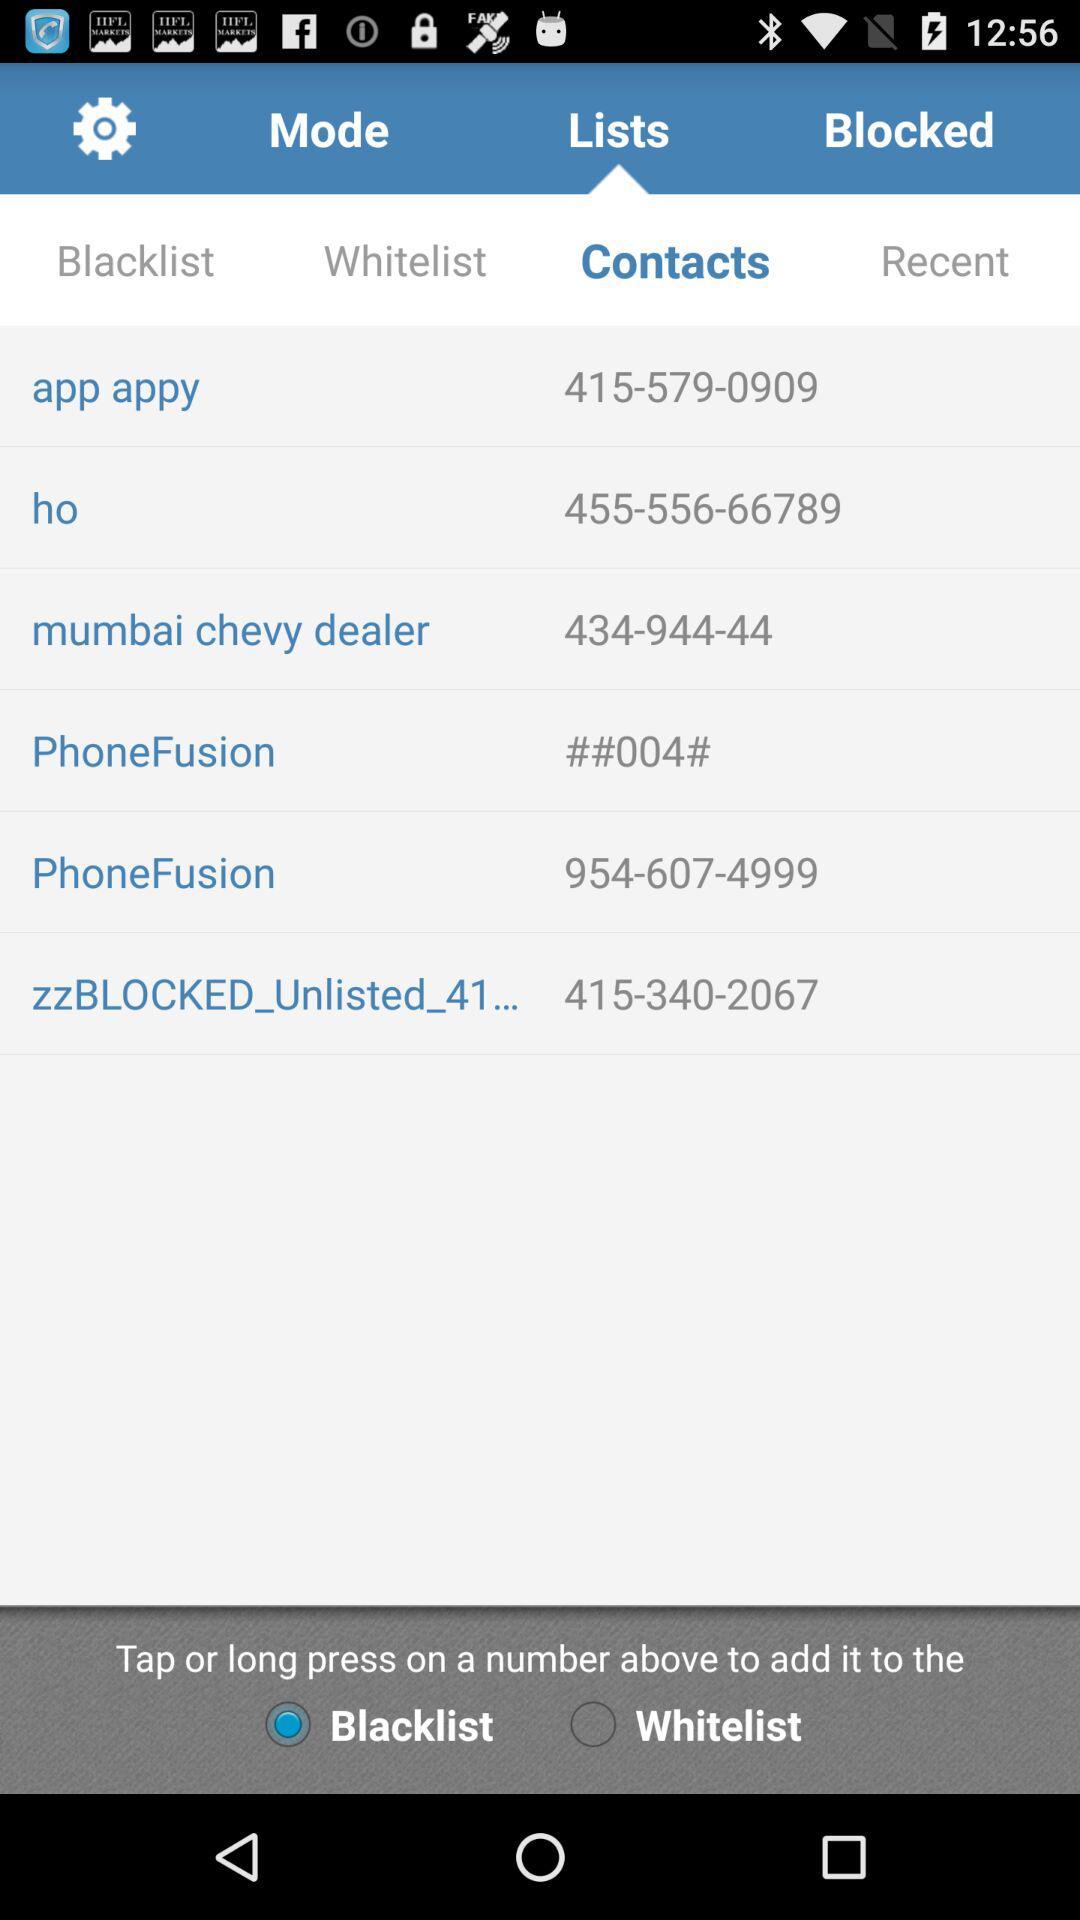  Describe the element at coordinates (281, 627) in the screenshot. I see `icon below the ho app` at that location.